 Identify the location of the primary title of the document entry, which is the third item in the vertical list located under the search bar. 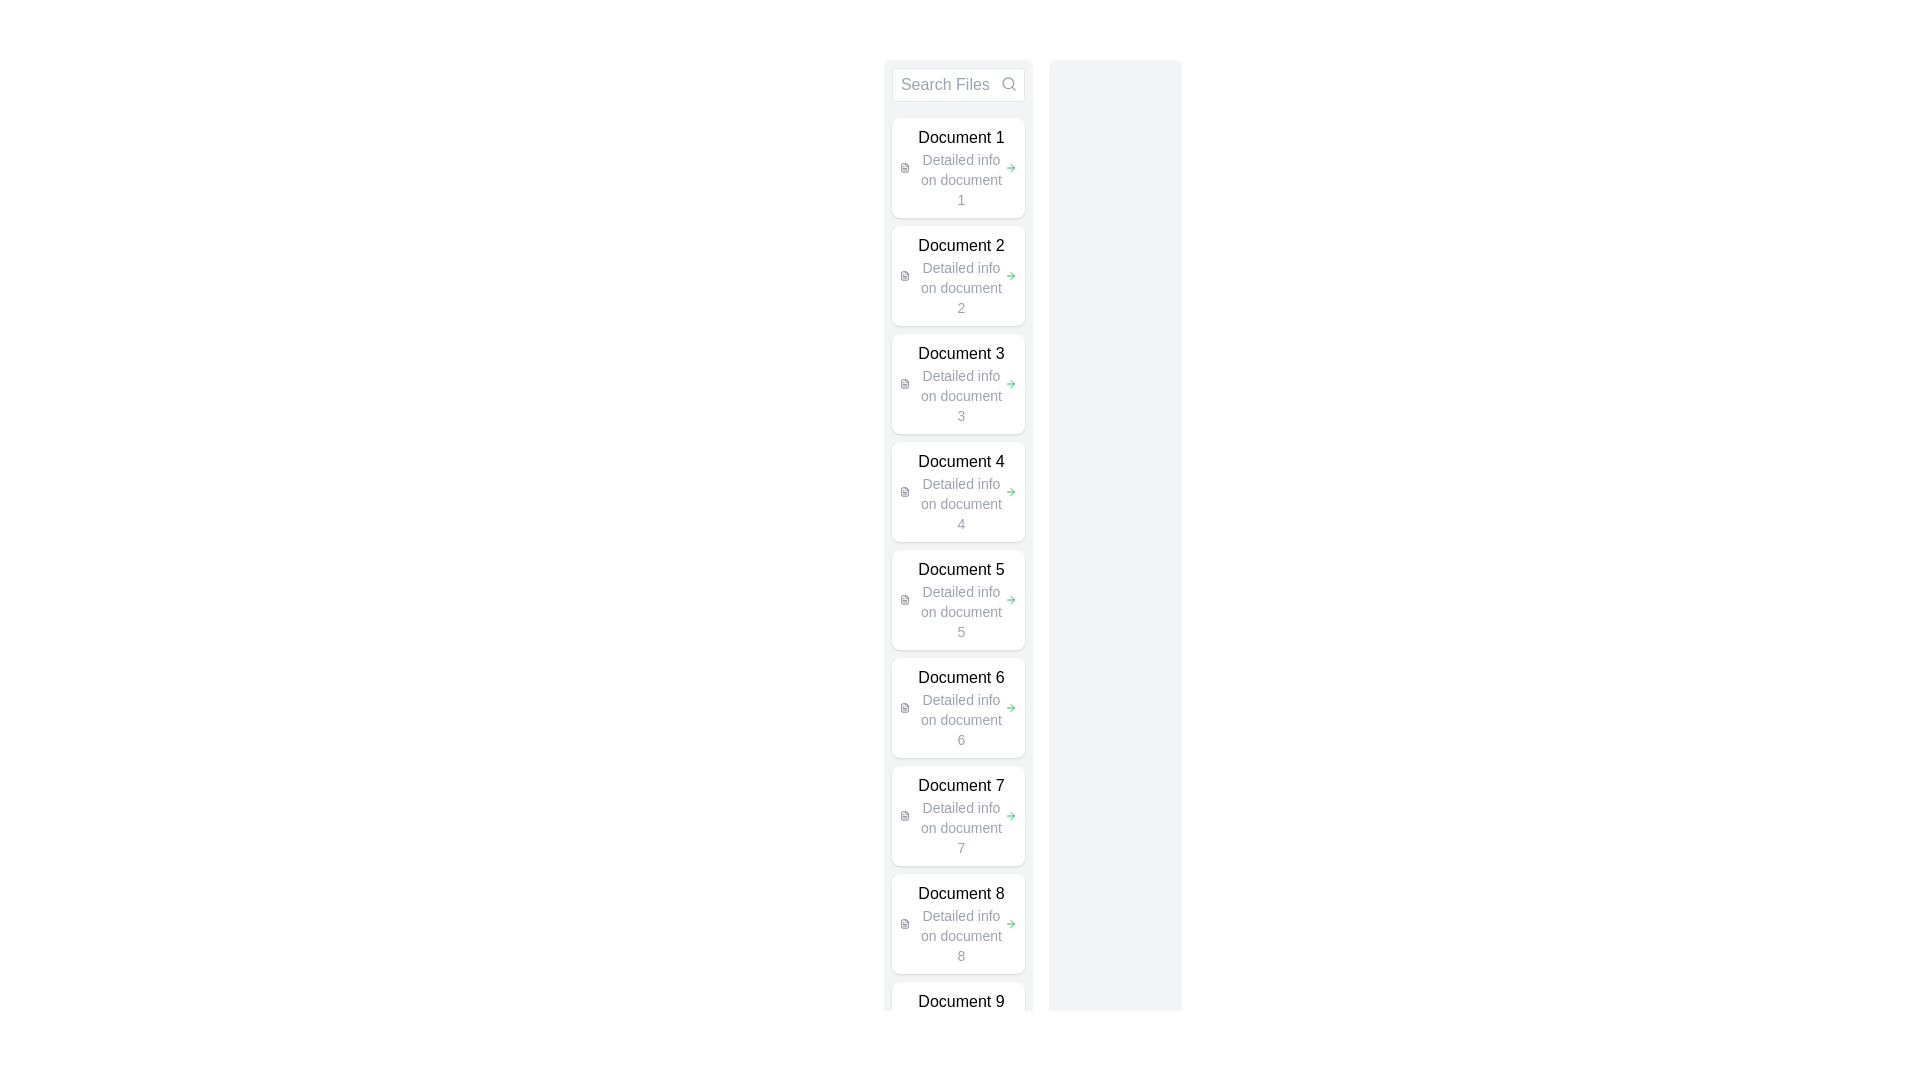
(961, 353).